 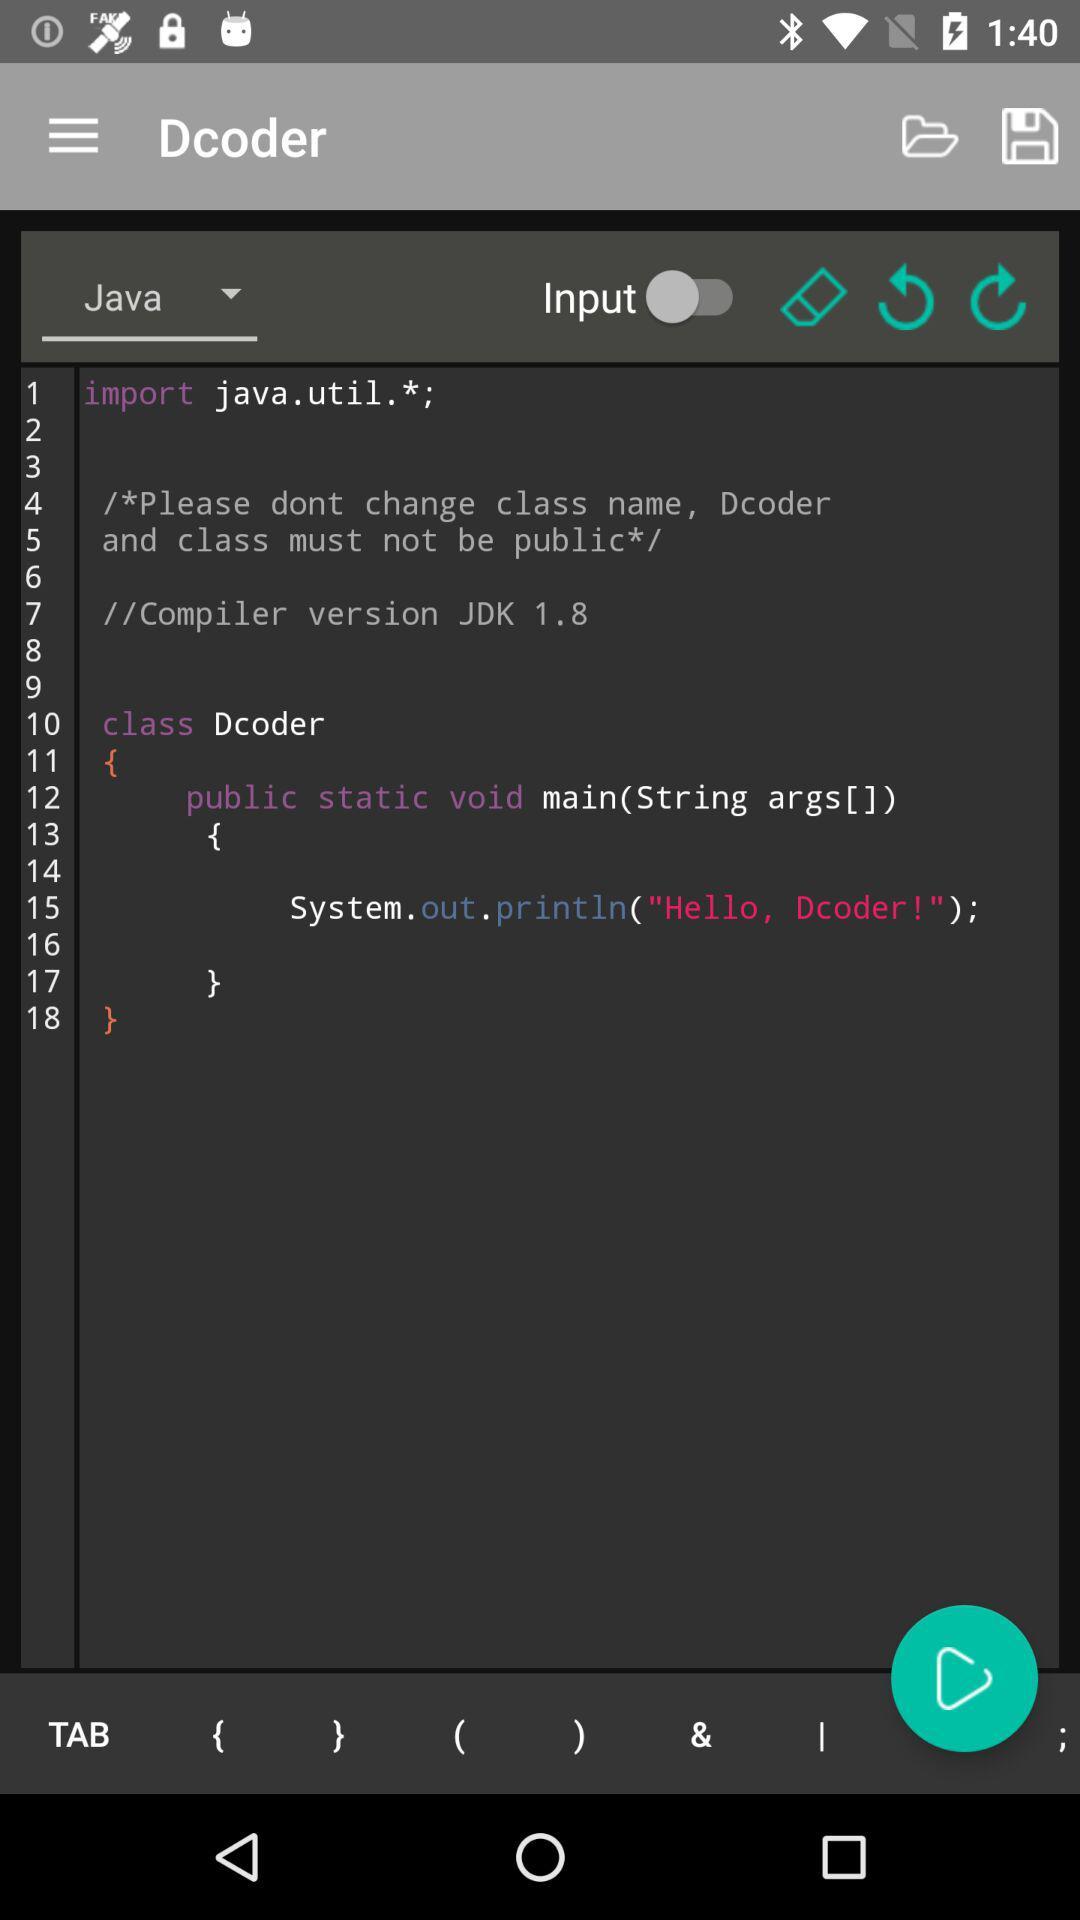 What do you see at coordinates (651, 295) in the screenshot?
I see `the icon at the top` at bounding box center [651, 295].